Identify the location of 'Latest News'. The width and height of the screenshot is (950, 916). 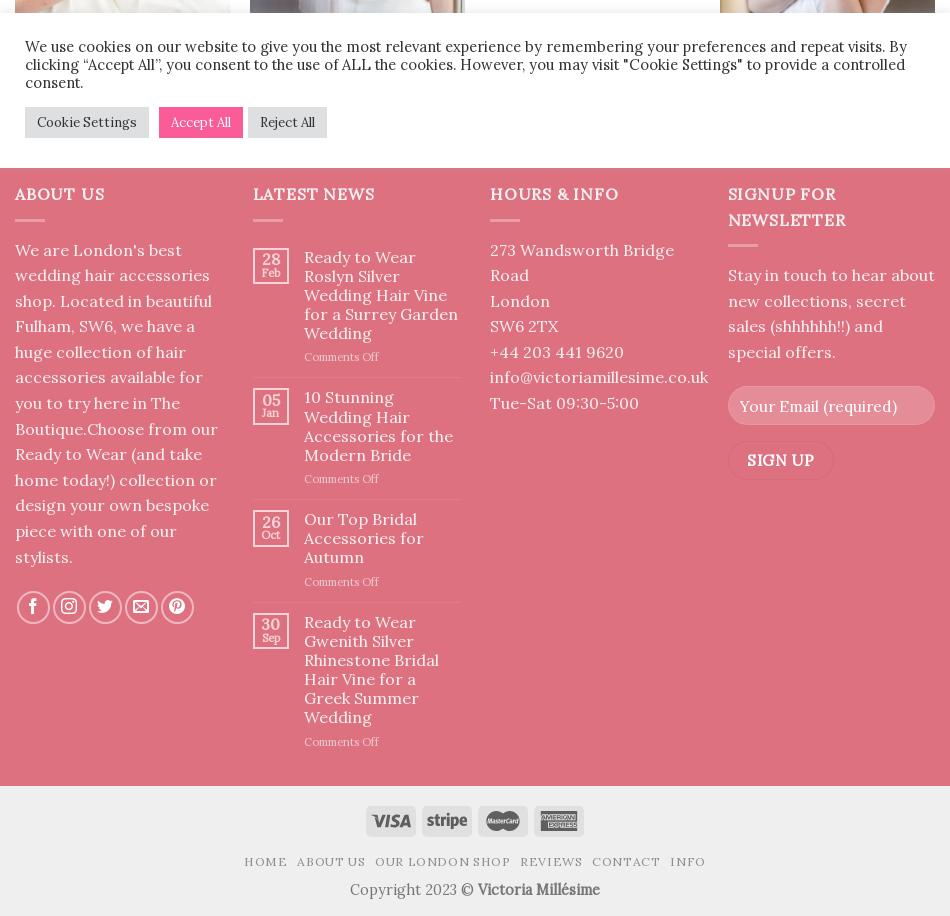
(251, 193).